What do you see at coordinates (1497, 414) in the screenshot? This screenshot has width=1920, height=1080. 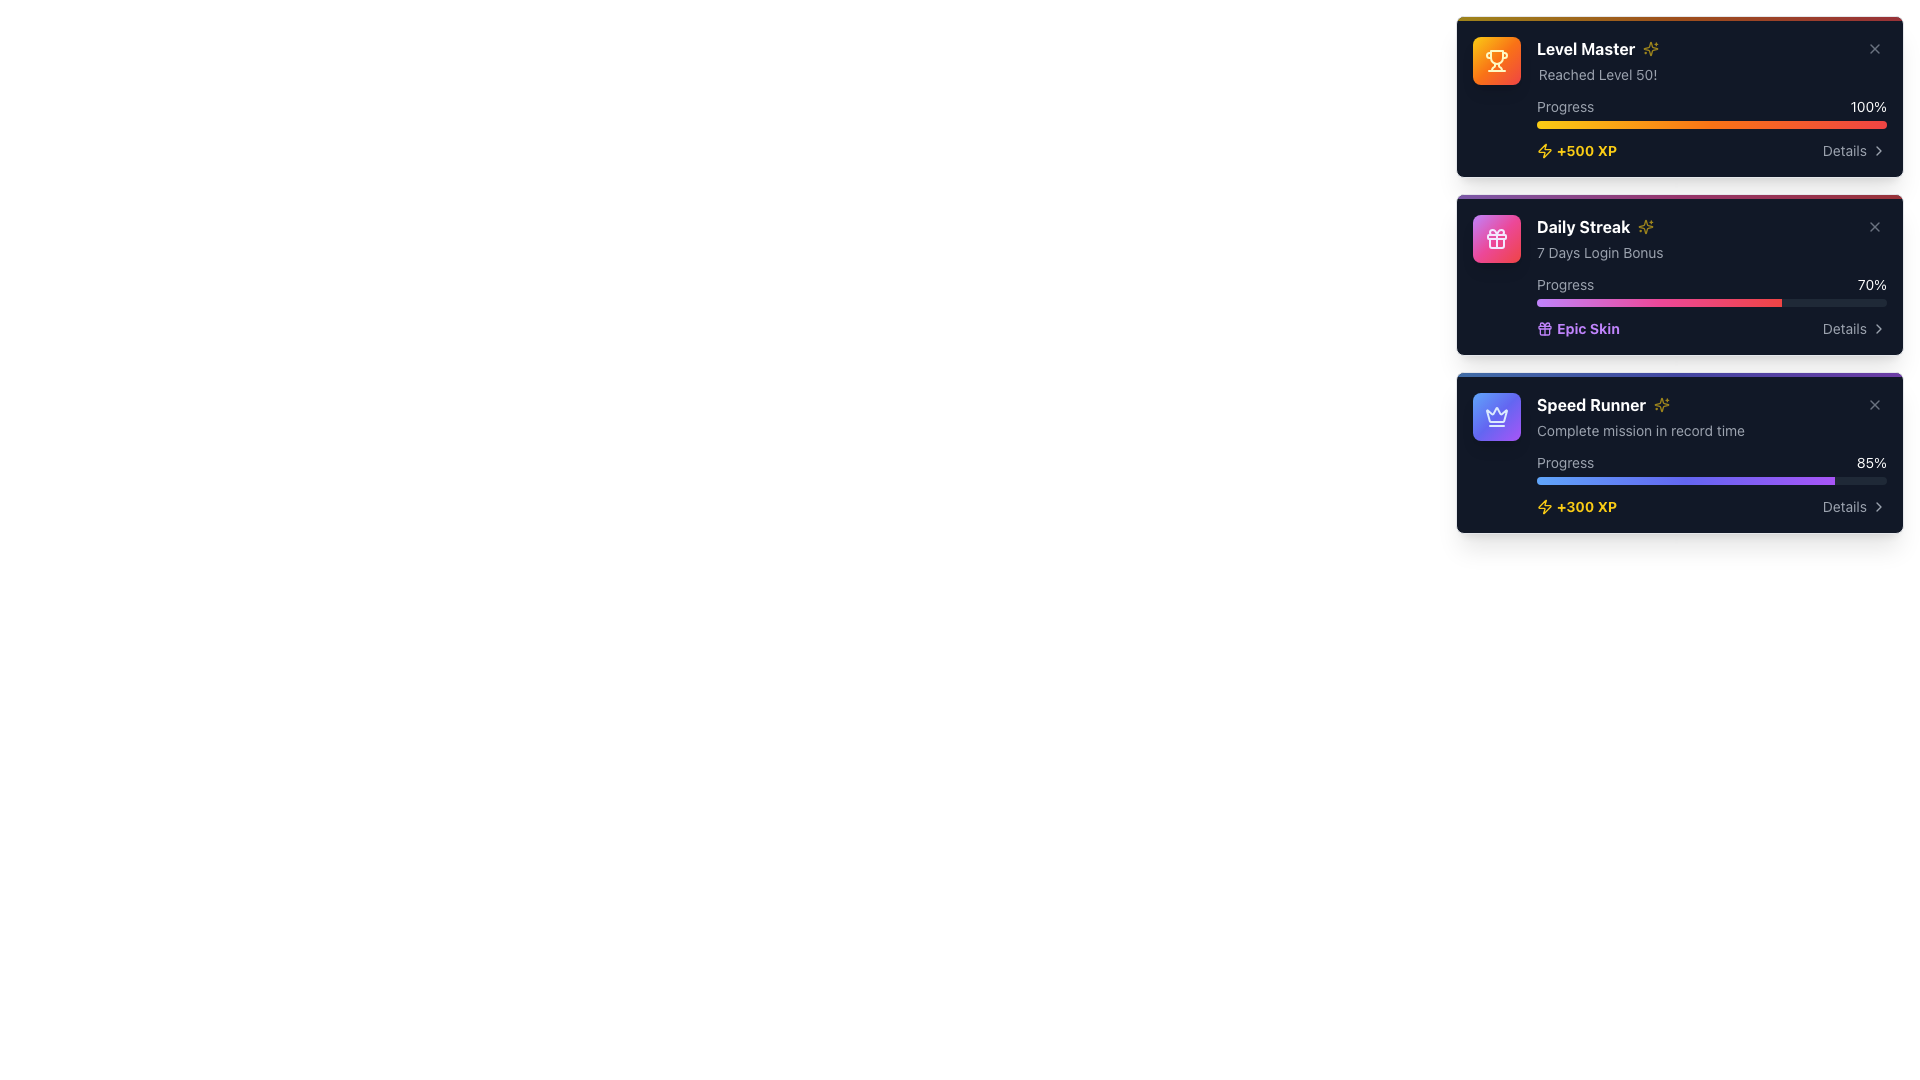 I see `the crown-shaped purple icon located within the 'Speed Runner' card's header section` at bounding box center [1497, 414].